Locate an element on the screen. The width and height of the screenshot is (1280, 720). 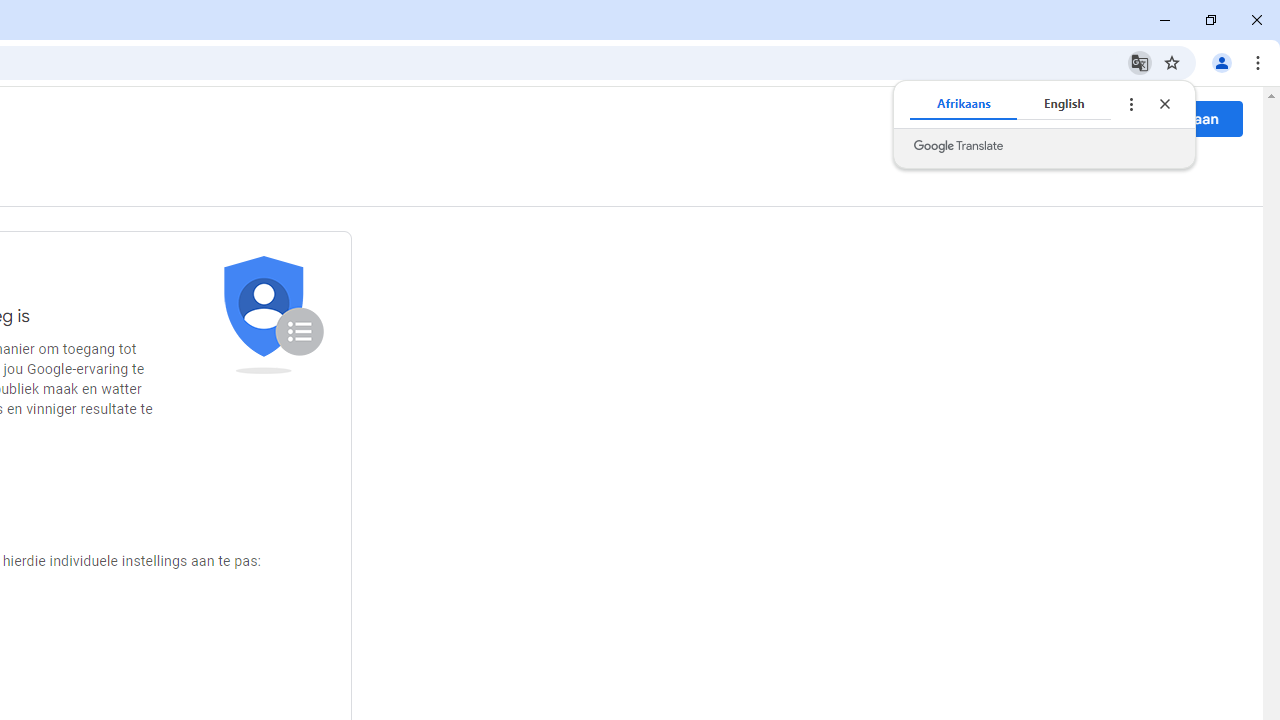
'Afrikaans' is located at coordinates (963, 104).